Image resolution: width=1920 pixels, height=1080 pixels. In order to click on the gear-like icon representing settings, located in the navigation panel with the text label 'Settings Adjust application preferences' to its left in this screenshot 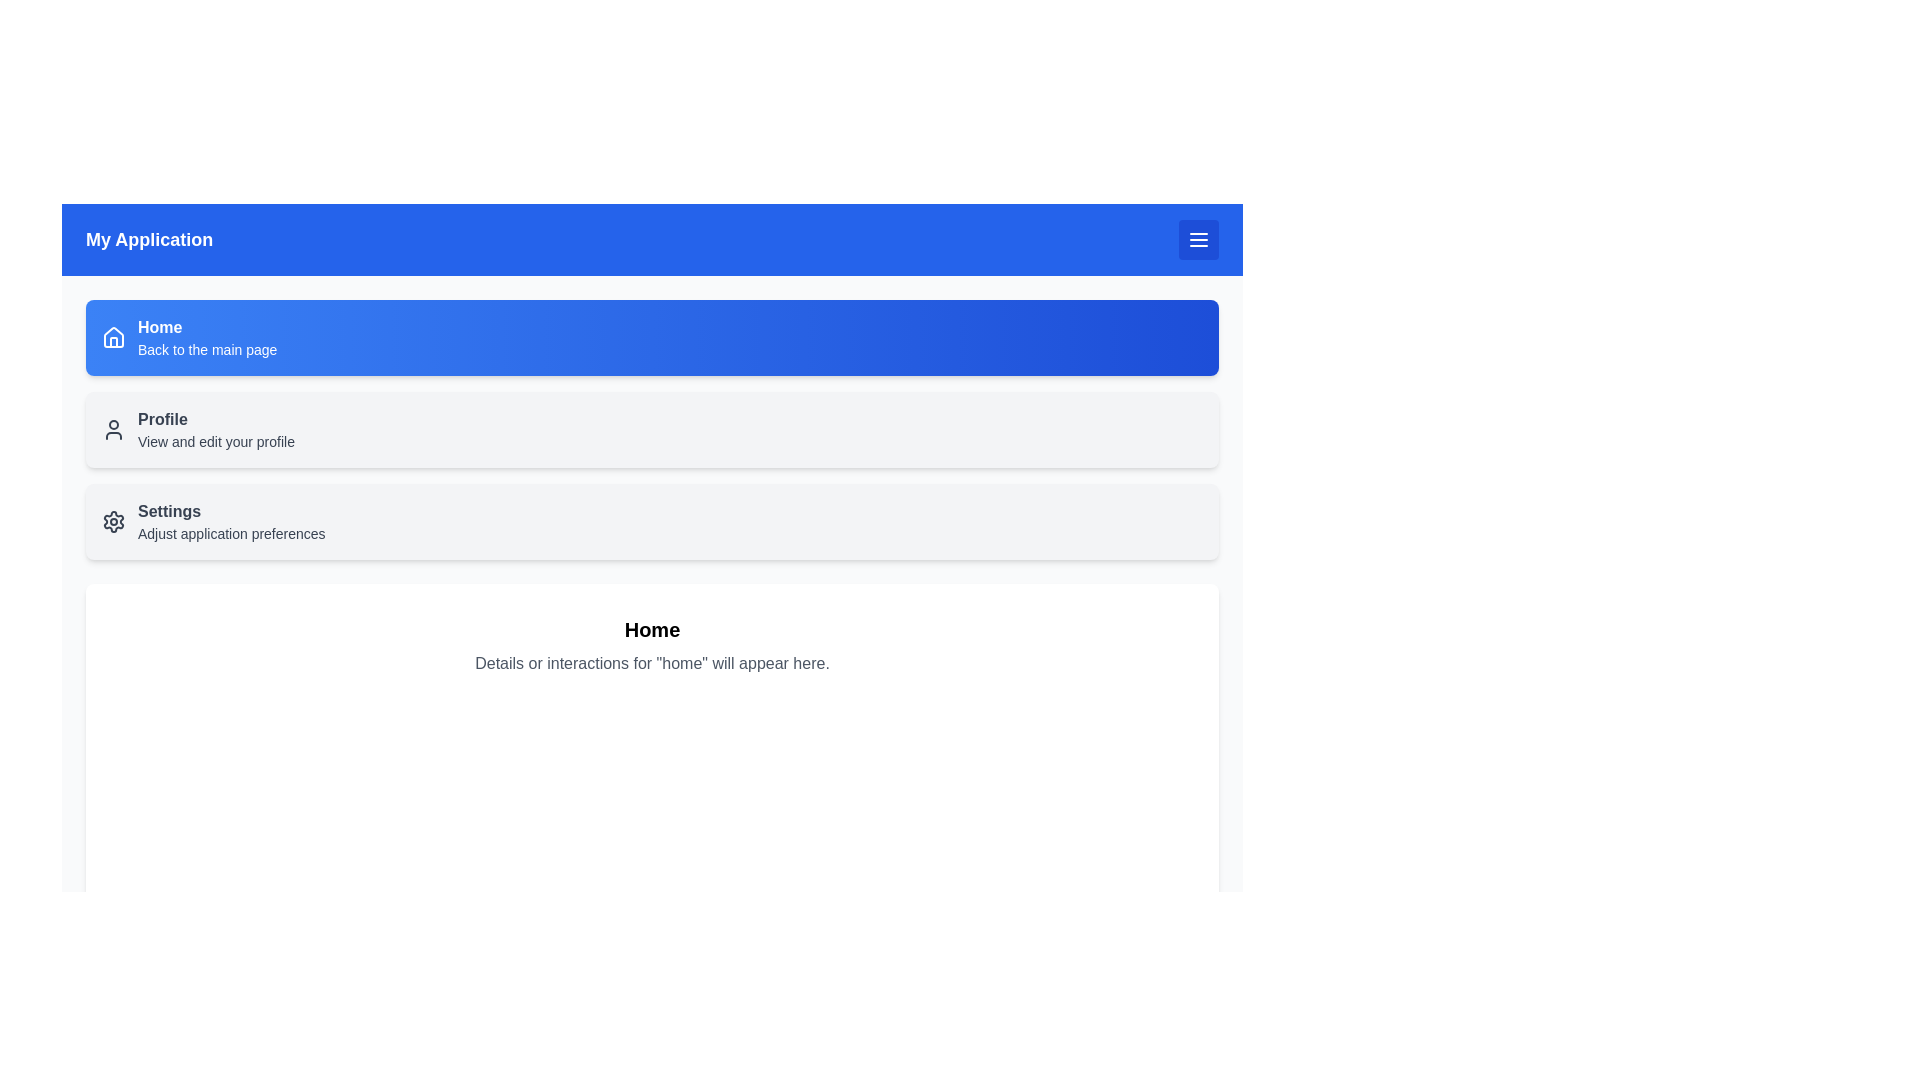, I will do `click(113, 520)`.